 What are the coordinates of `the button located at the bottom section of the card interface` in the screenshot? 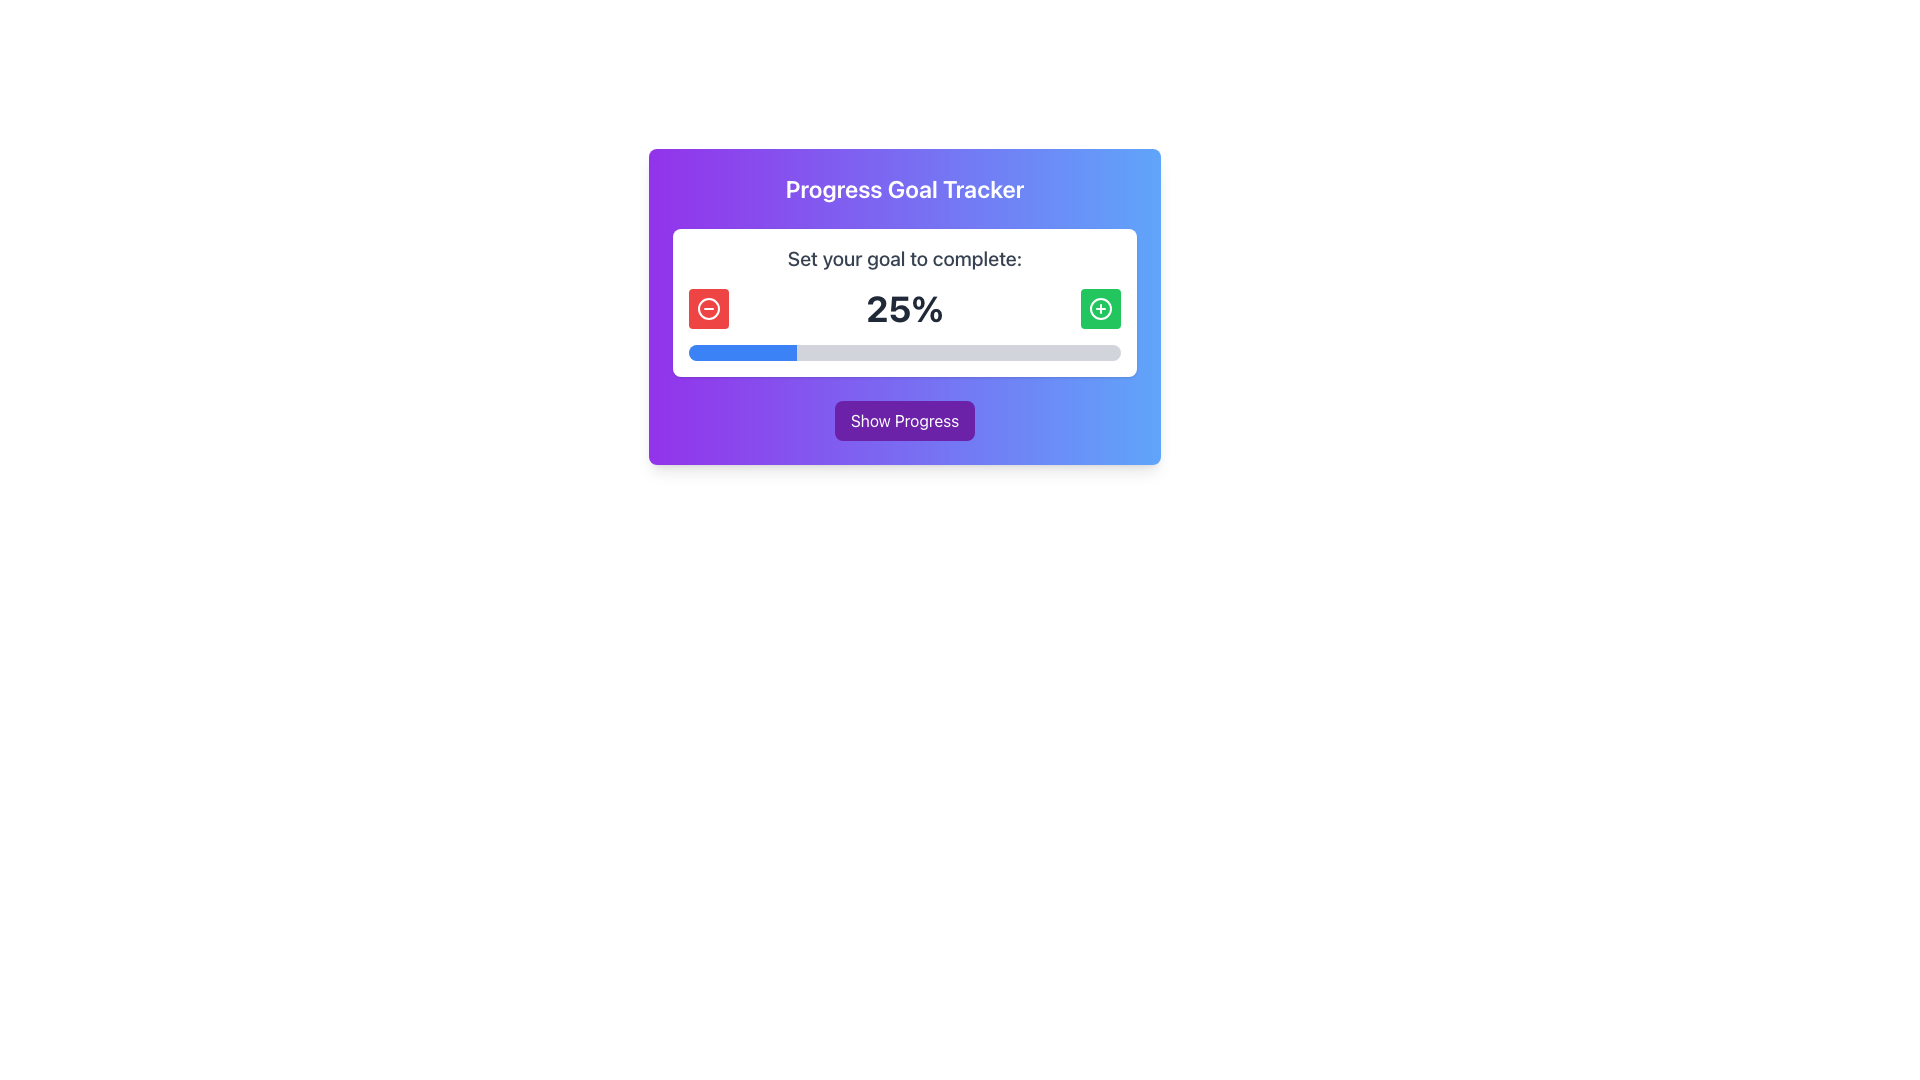 It's located at (904, 419).